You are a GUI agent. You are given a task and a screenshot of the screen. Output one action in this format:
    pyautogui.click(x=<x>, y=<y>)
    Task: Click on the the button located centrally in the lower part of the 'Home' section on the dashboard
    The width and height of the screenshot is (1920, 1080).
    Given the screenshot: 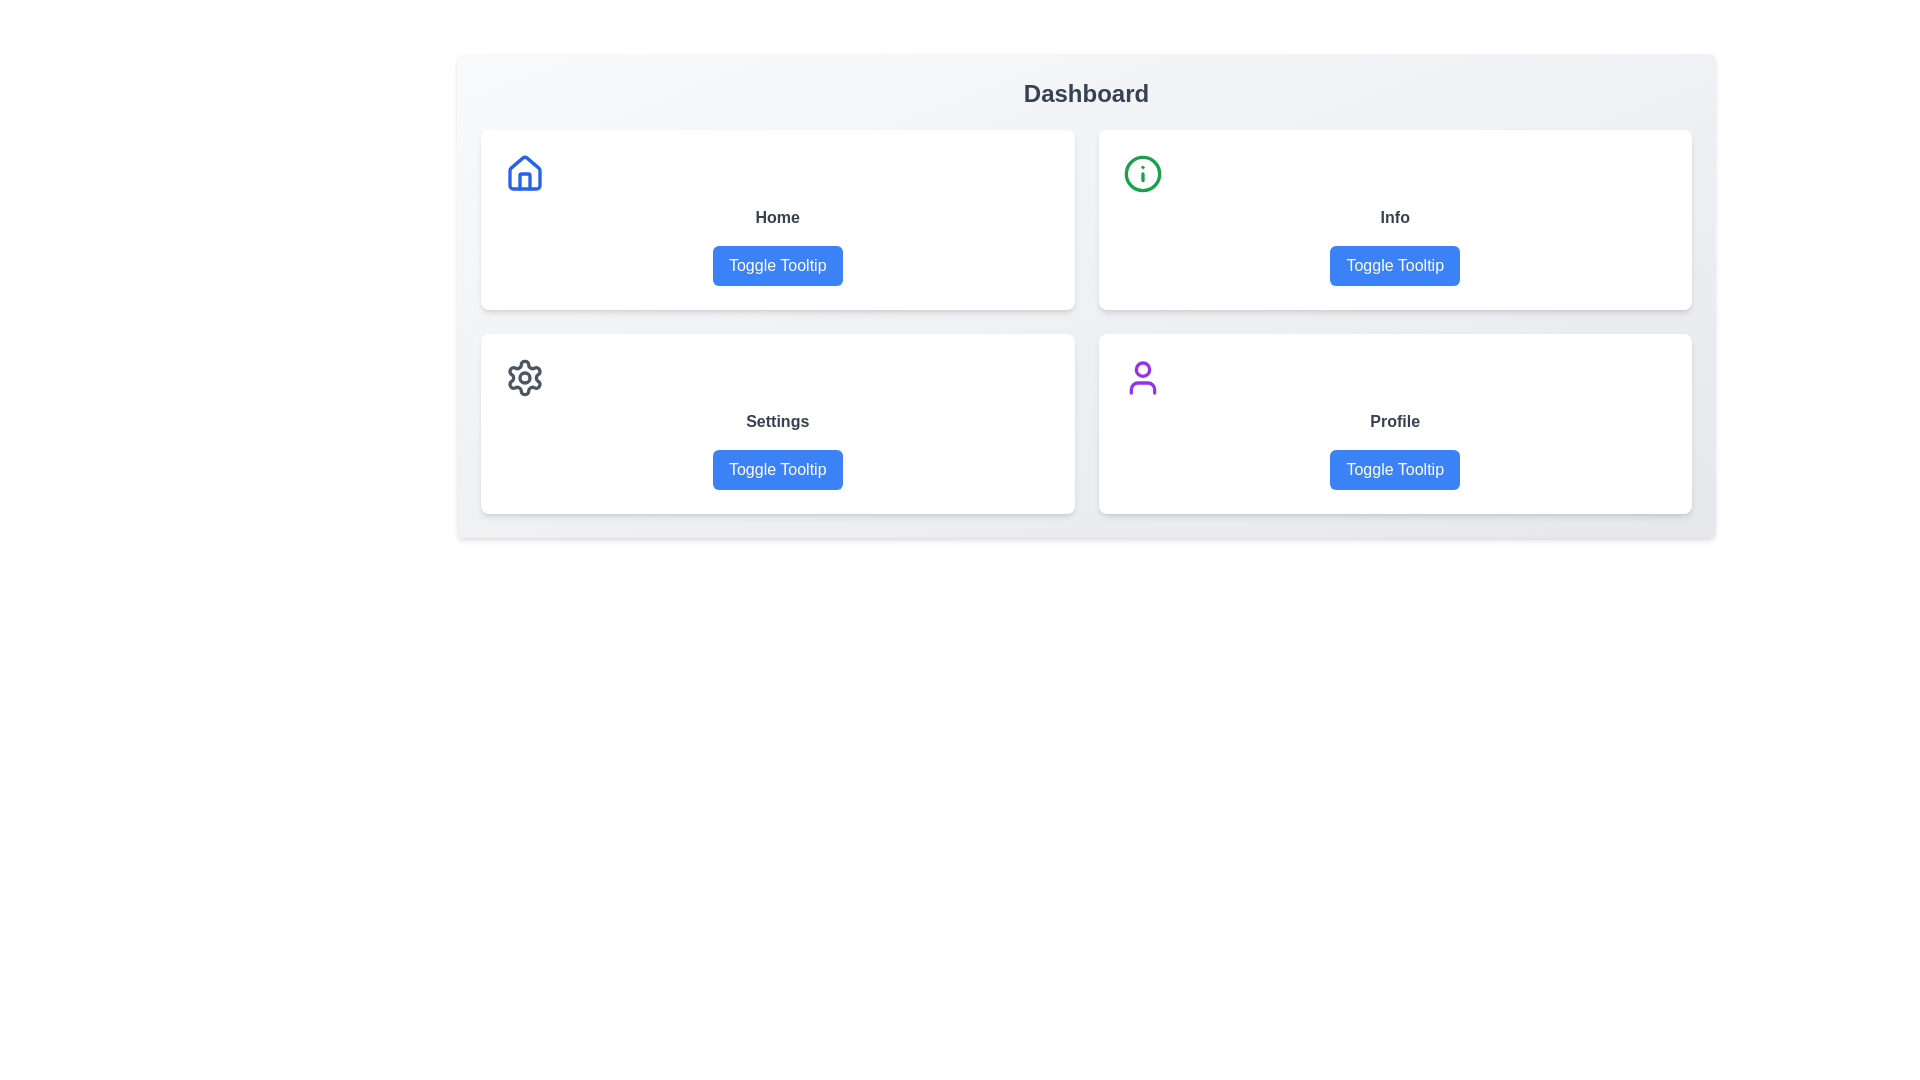 What is the action you would take?
    pyautogui.click(x=776, y=265)
    